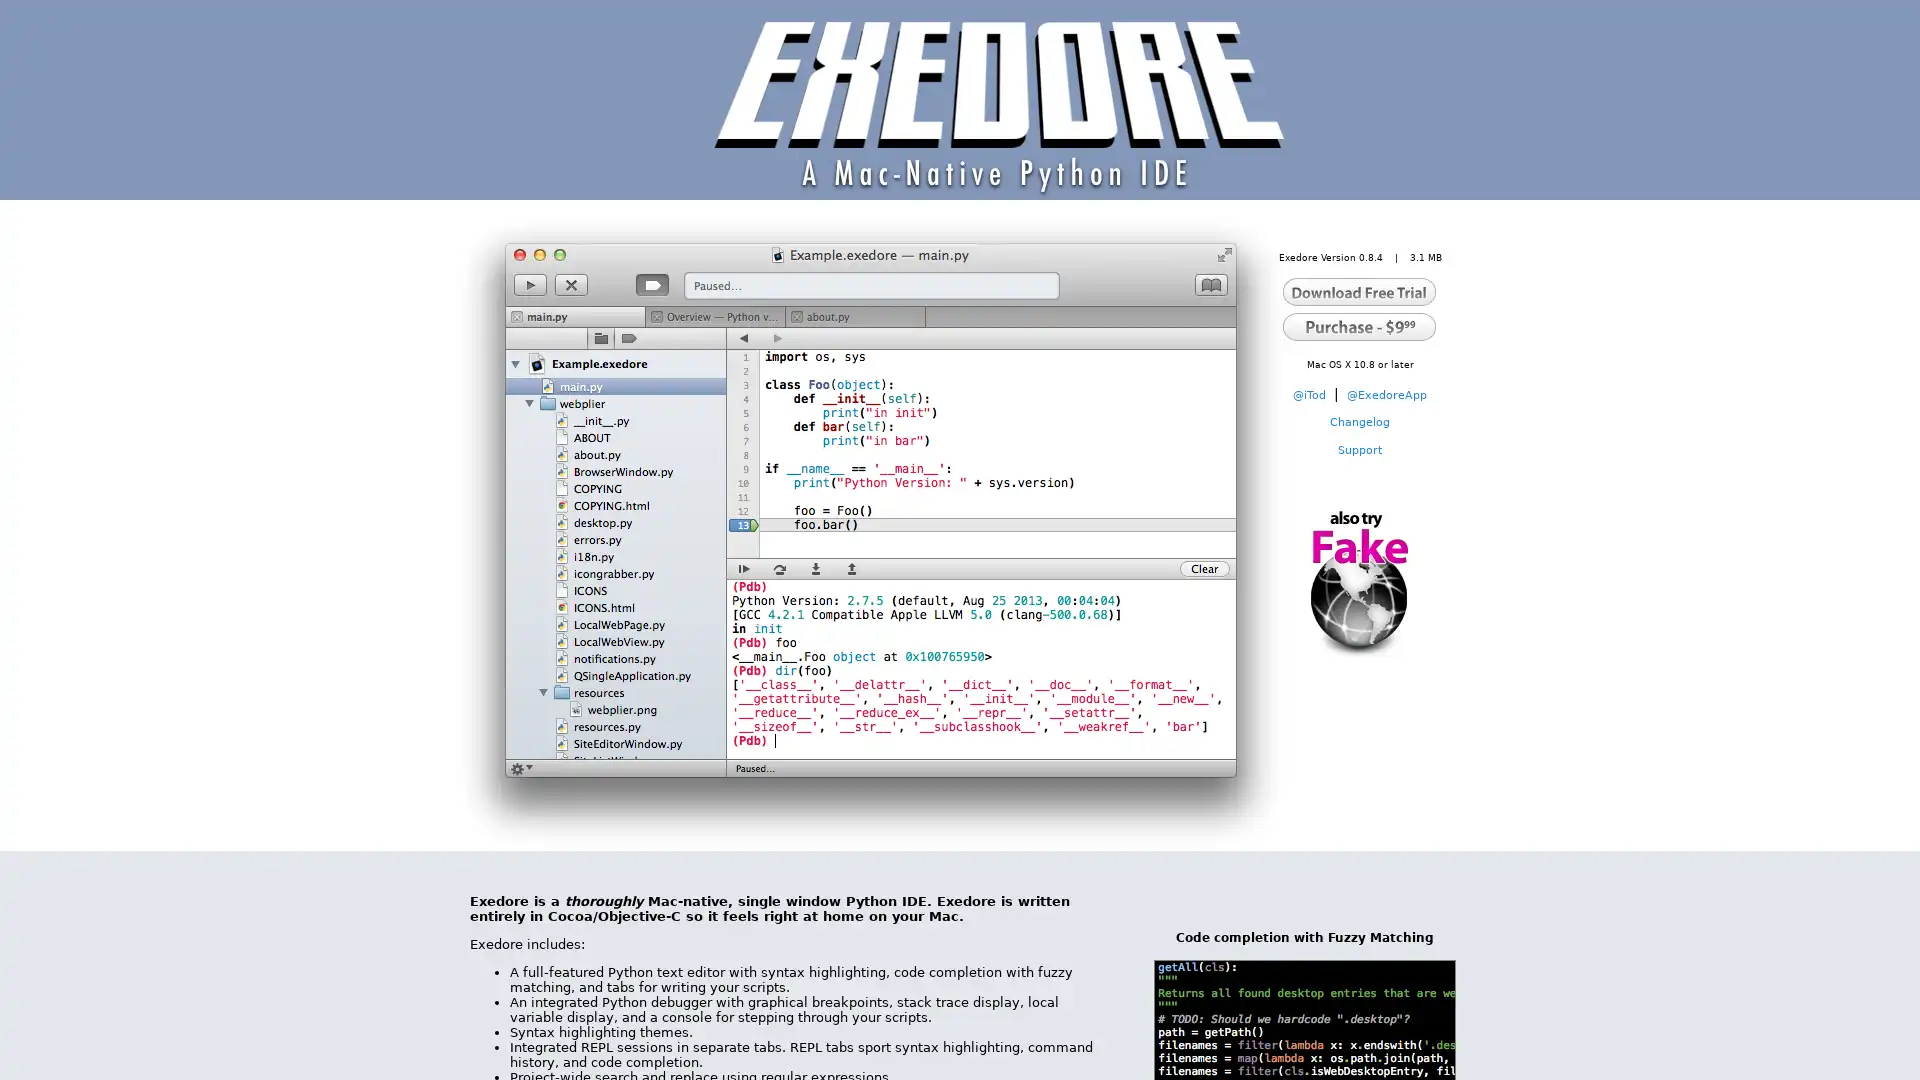  Describe the element at coordinates (1358, 325) in the screenshot. I see `PayPal - The safer, easier way to pay online!` at that location.